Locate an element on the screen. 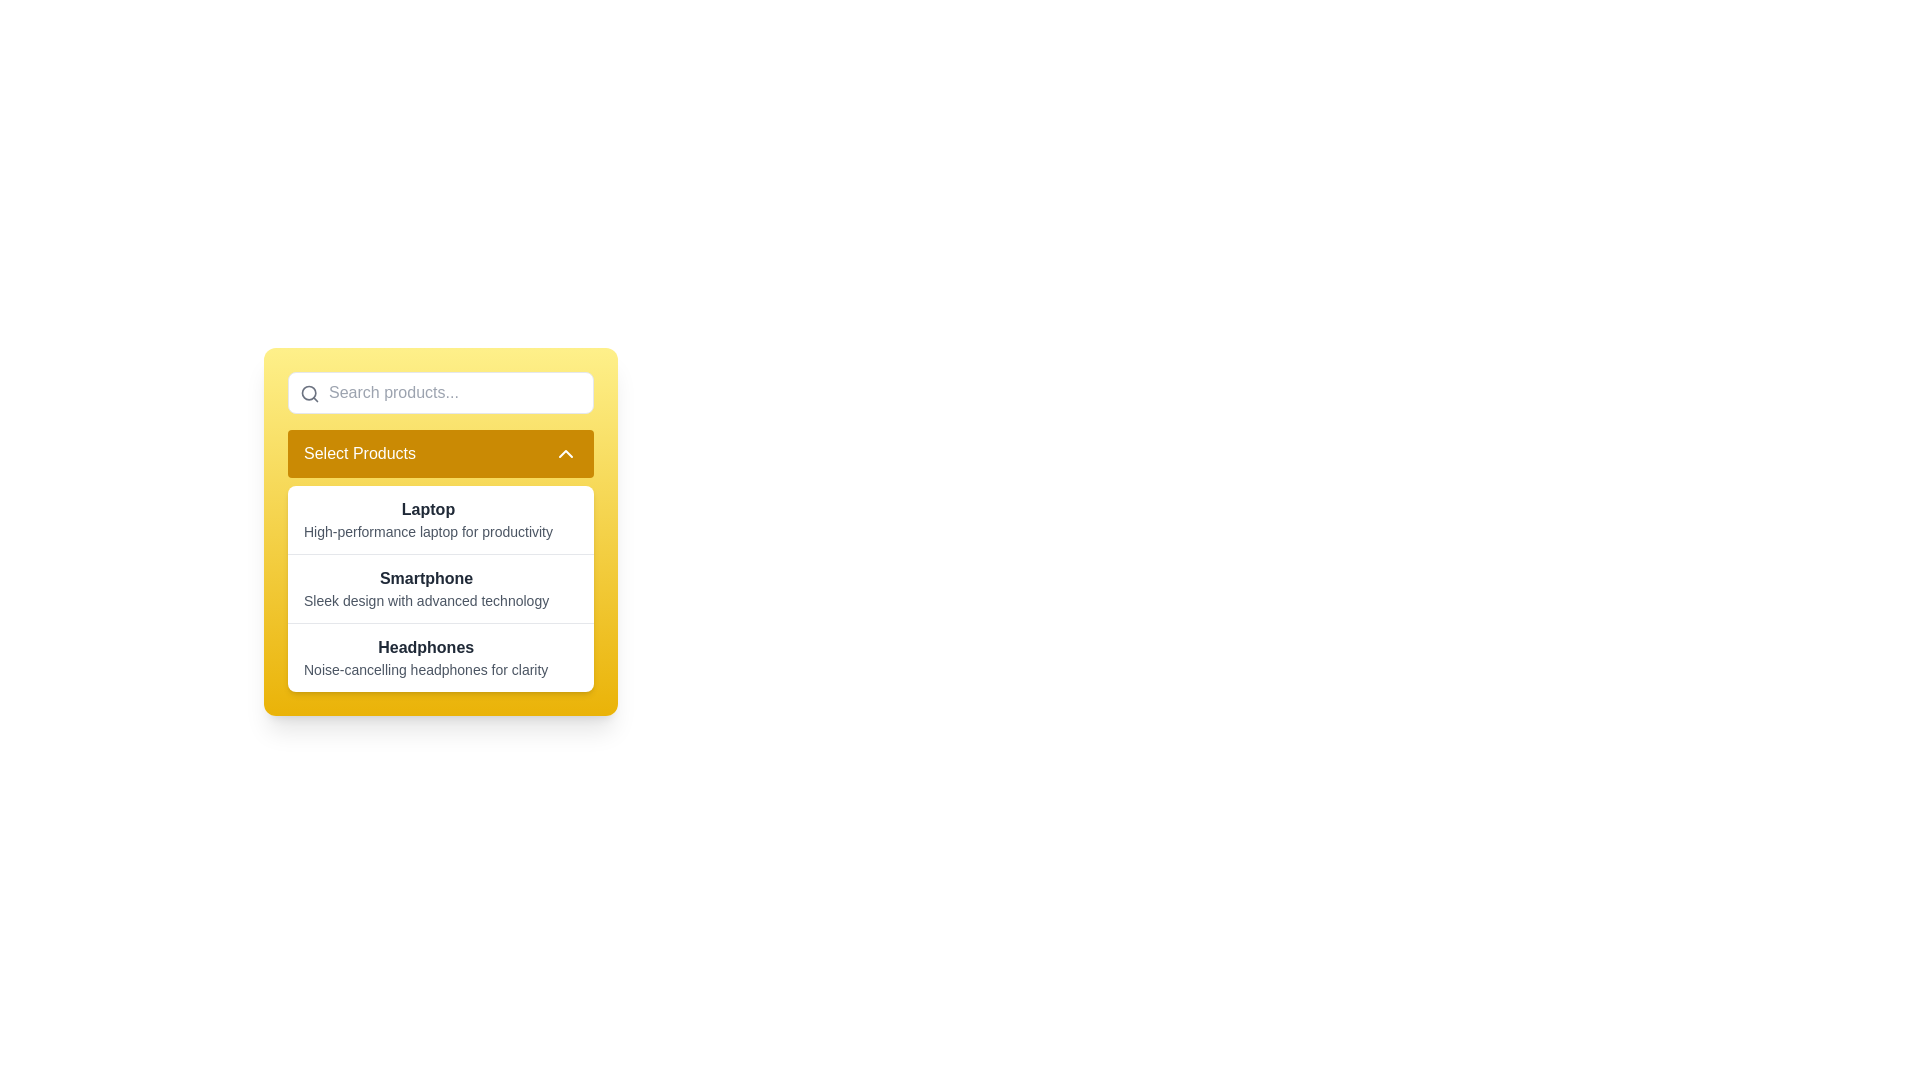 This screenshot has height=1080, width=1920. the third item in the selectable list, which has text content and is located in a popup widget with a yellow background is located at coordinates (425, 658).